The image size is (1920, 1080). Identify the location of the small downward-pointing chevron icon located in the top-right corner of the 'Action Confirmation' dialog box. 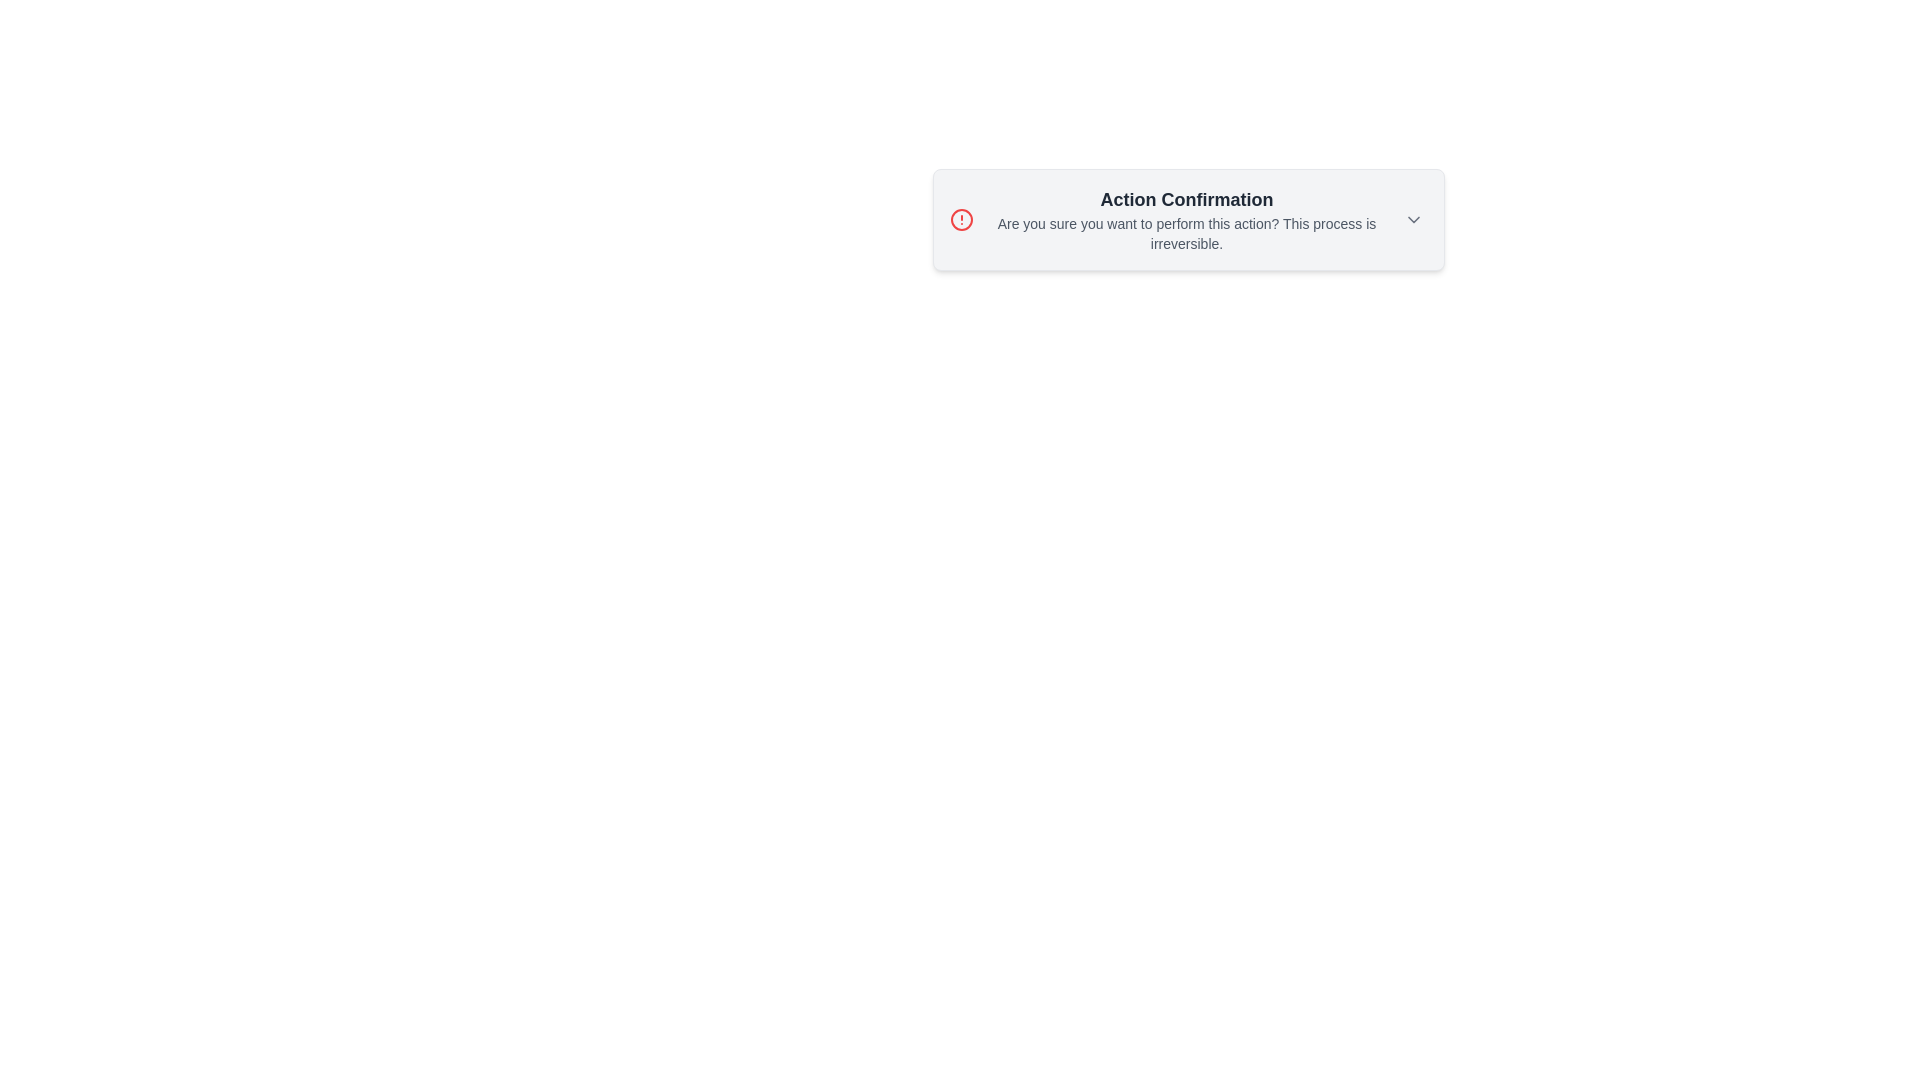
(1413, 219).